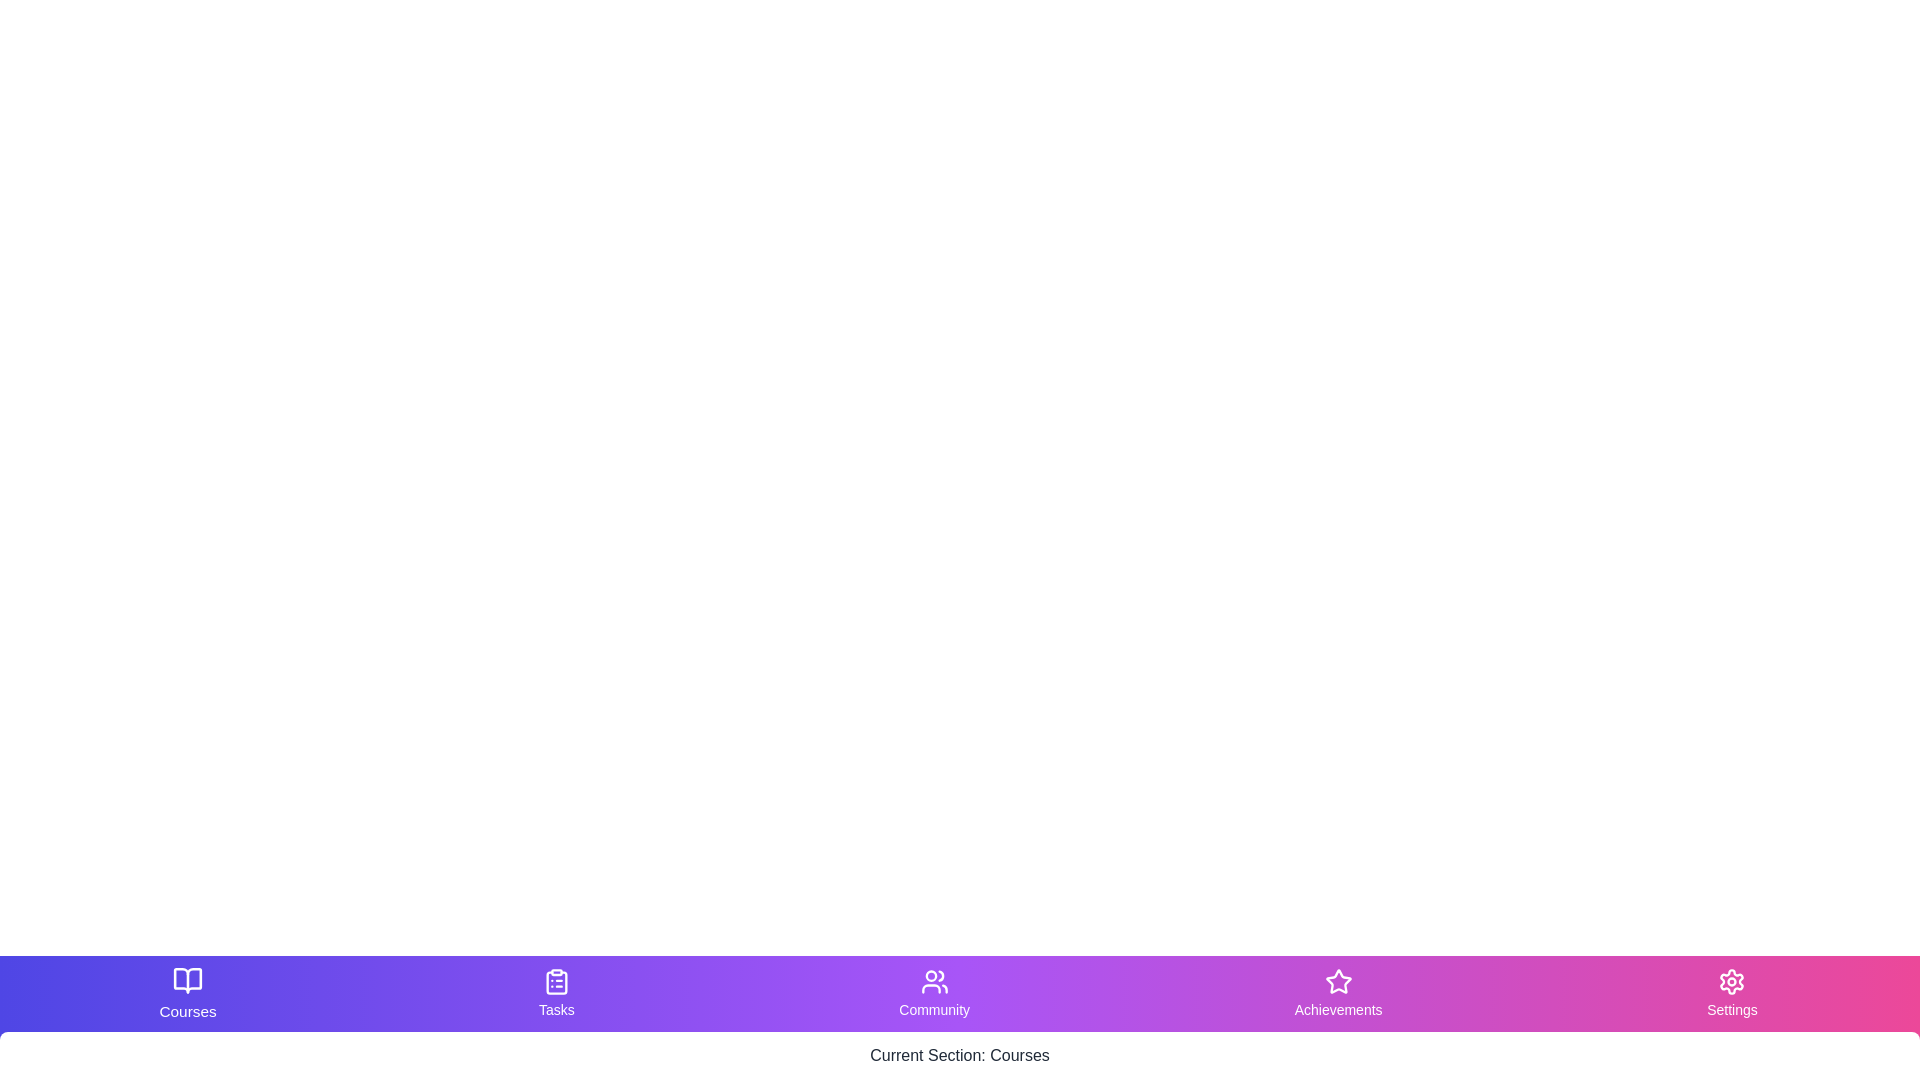 The width and height of the screenshot is (1920, 1080). I want to click on the Community tab, so click(933, 994).